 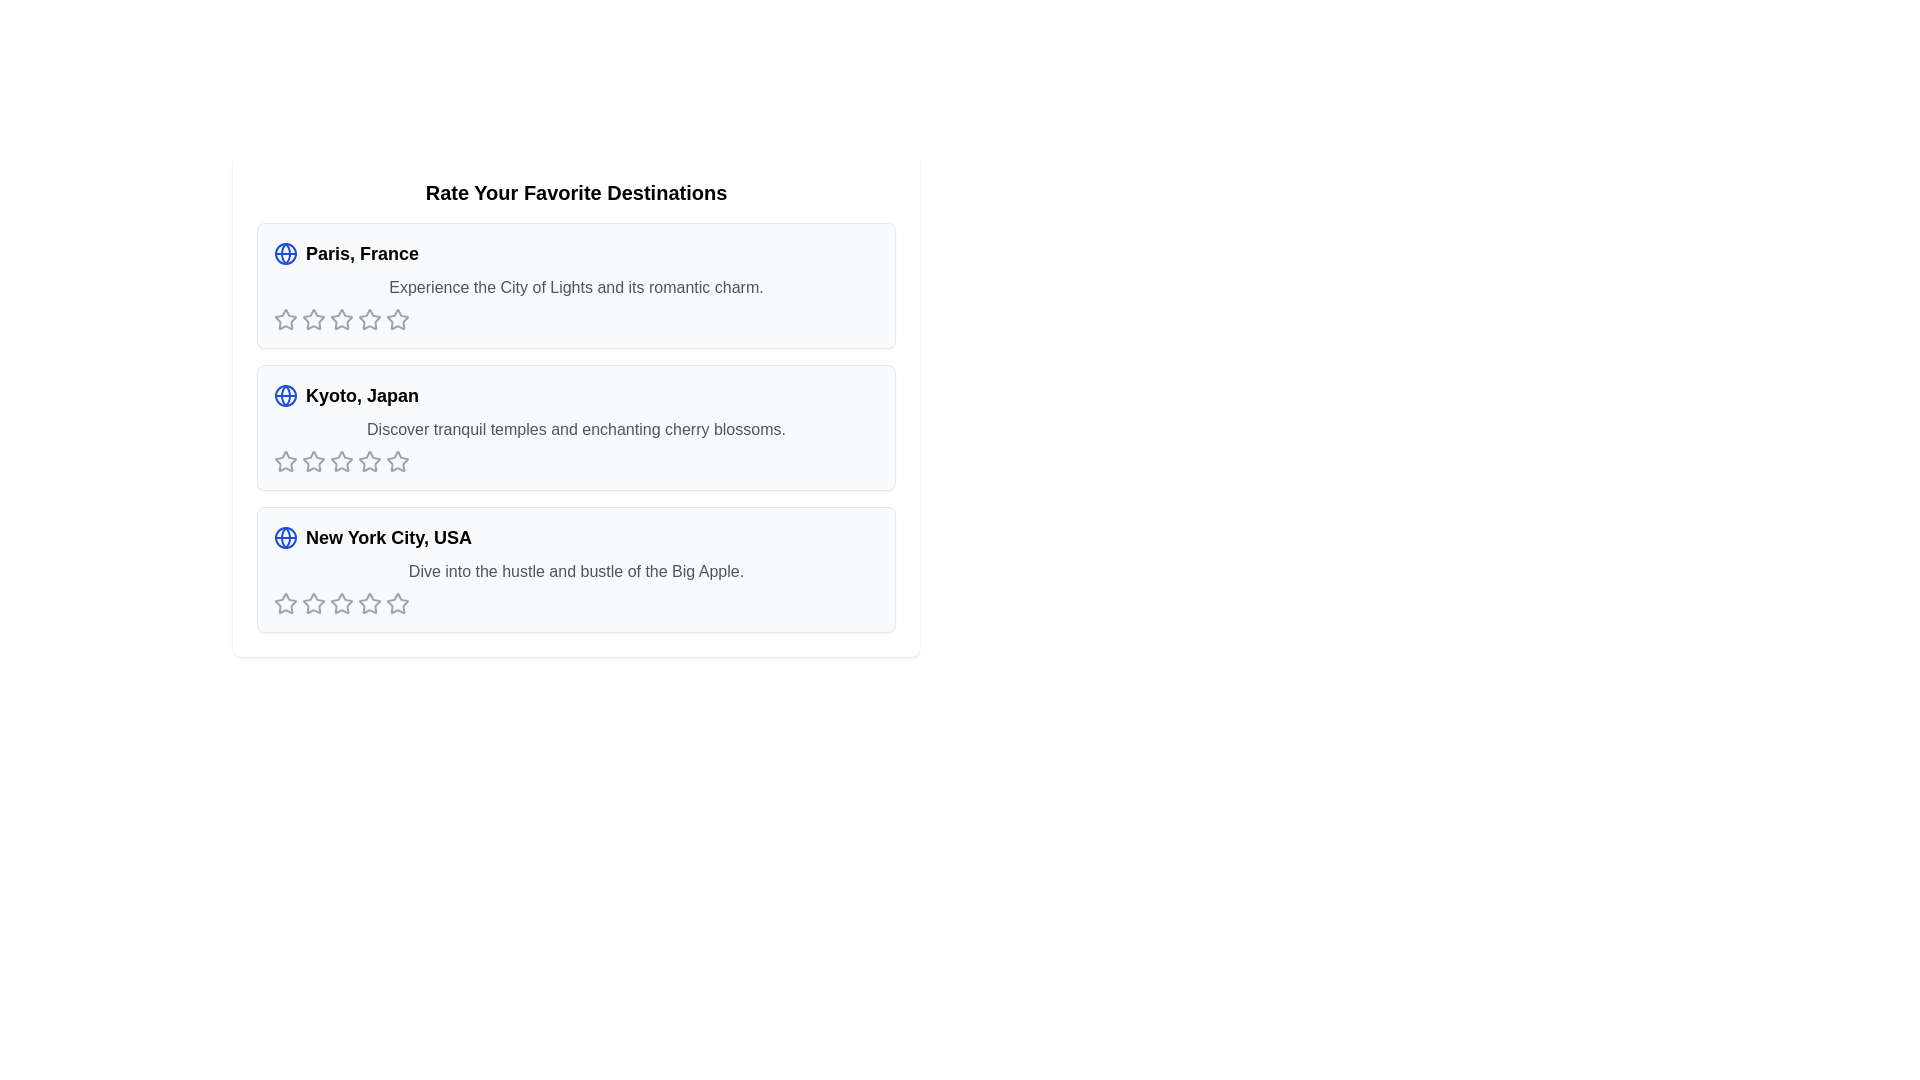 What do you see at coordinates (398, 319) in the screenshot?
I see `the fifth star icon used for rating, located below the 'Paris, France' headline in the first content card` at bounding box center [398, 319].